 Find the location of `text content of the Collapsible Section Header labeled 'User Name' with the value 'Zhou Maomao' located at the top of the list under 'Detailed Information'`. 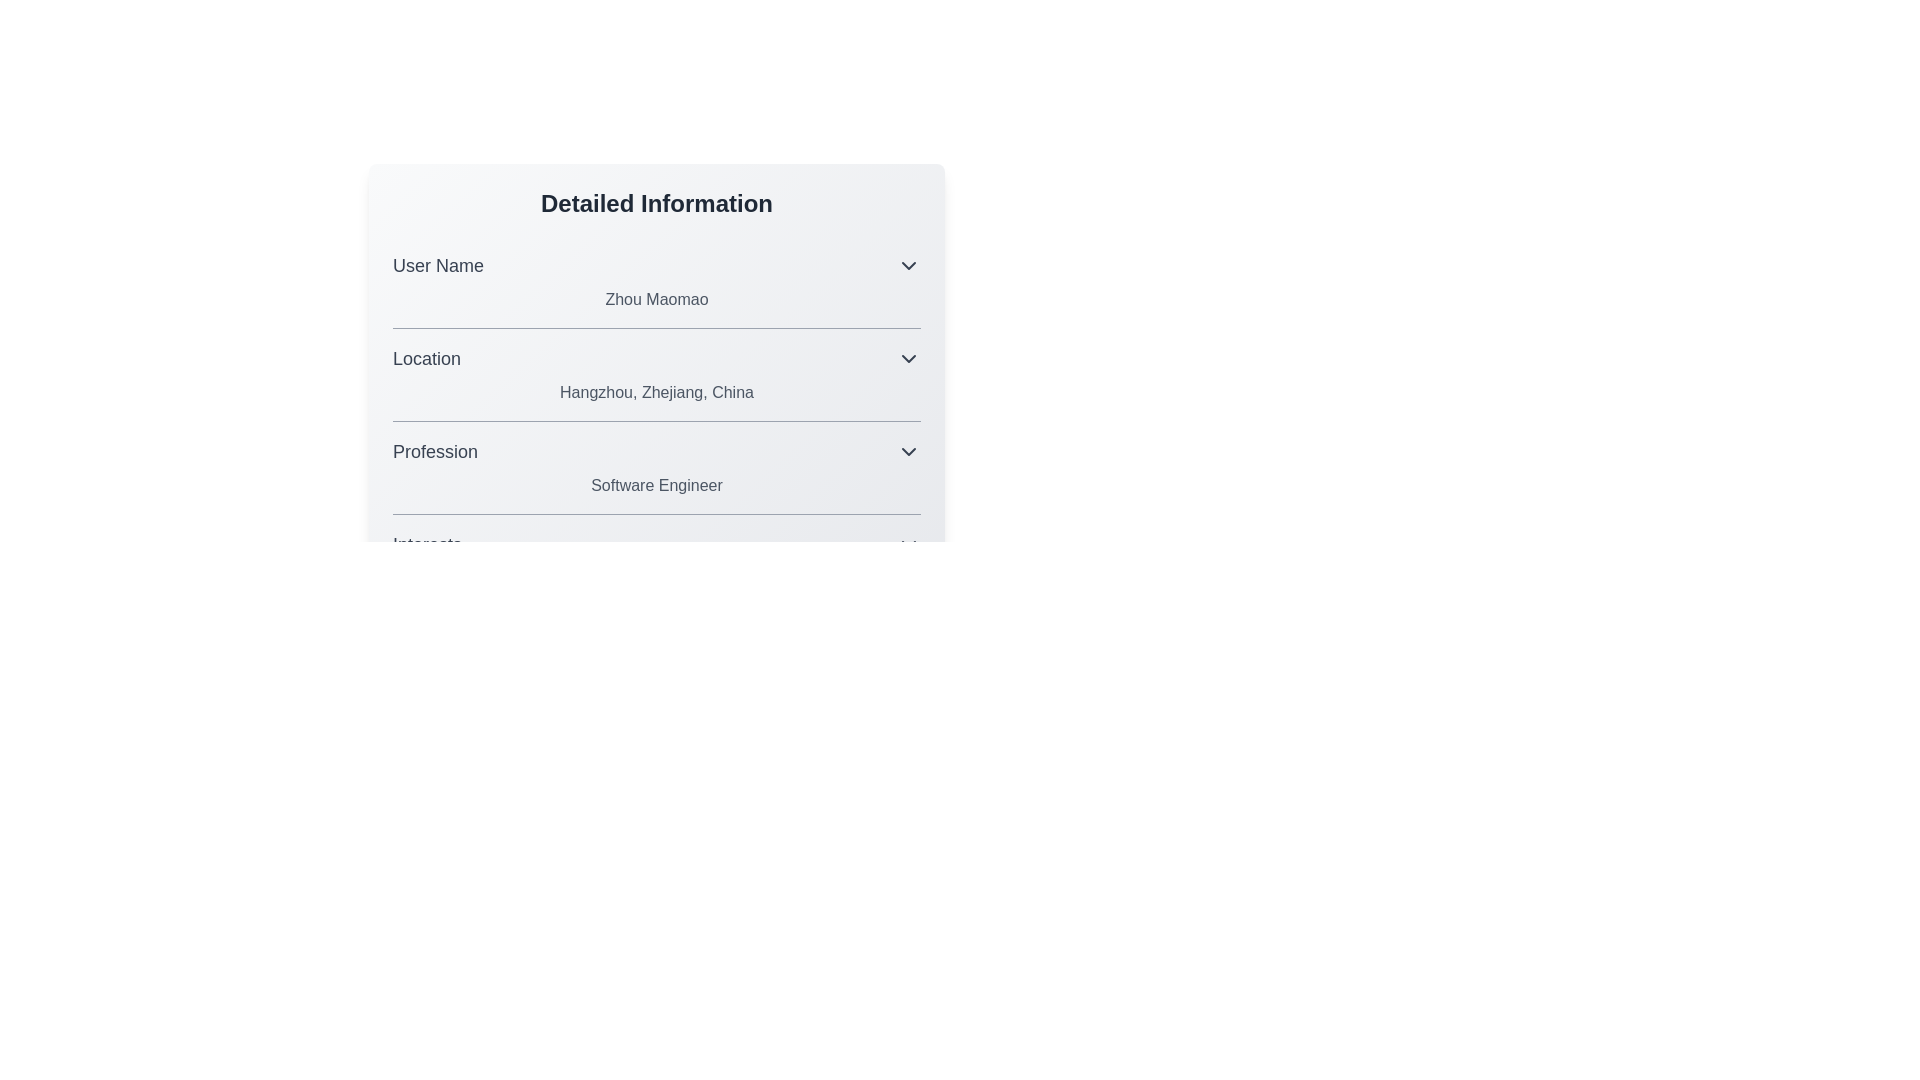

text content of the Collapsible Section Header labeled 'User Name' with the value 'Zhou Maomao' located at the top of the list under 'Detailed Information' is located at coordinates (657, 281).